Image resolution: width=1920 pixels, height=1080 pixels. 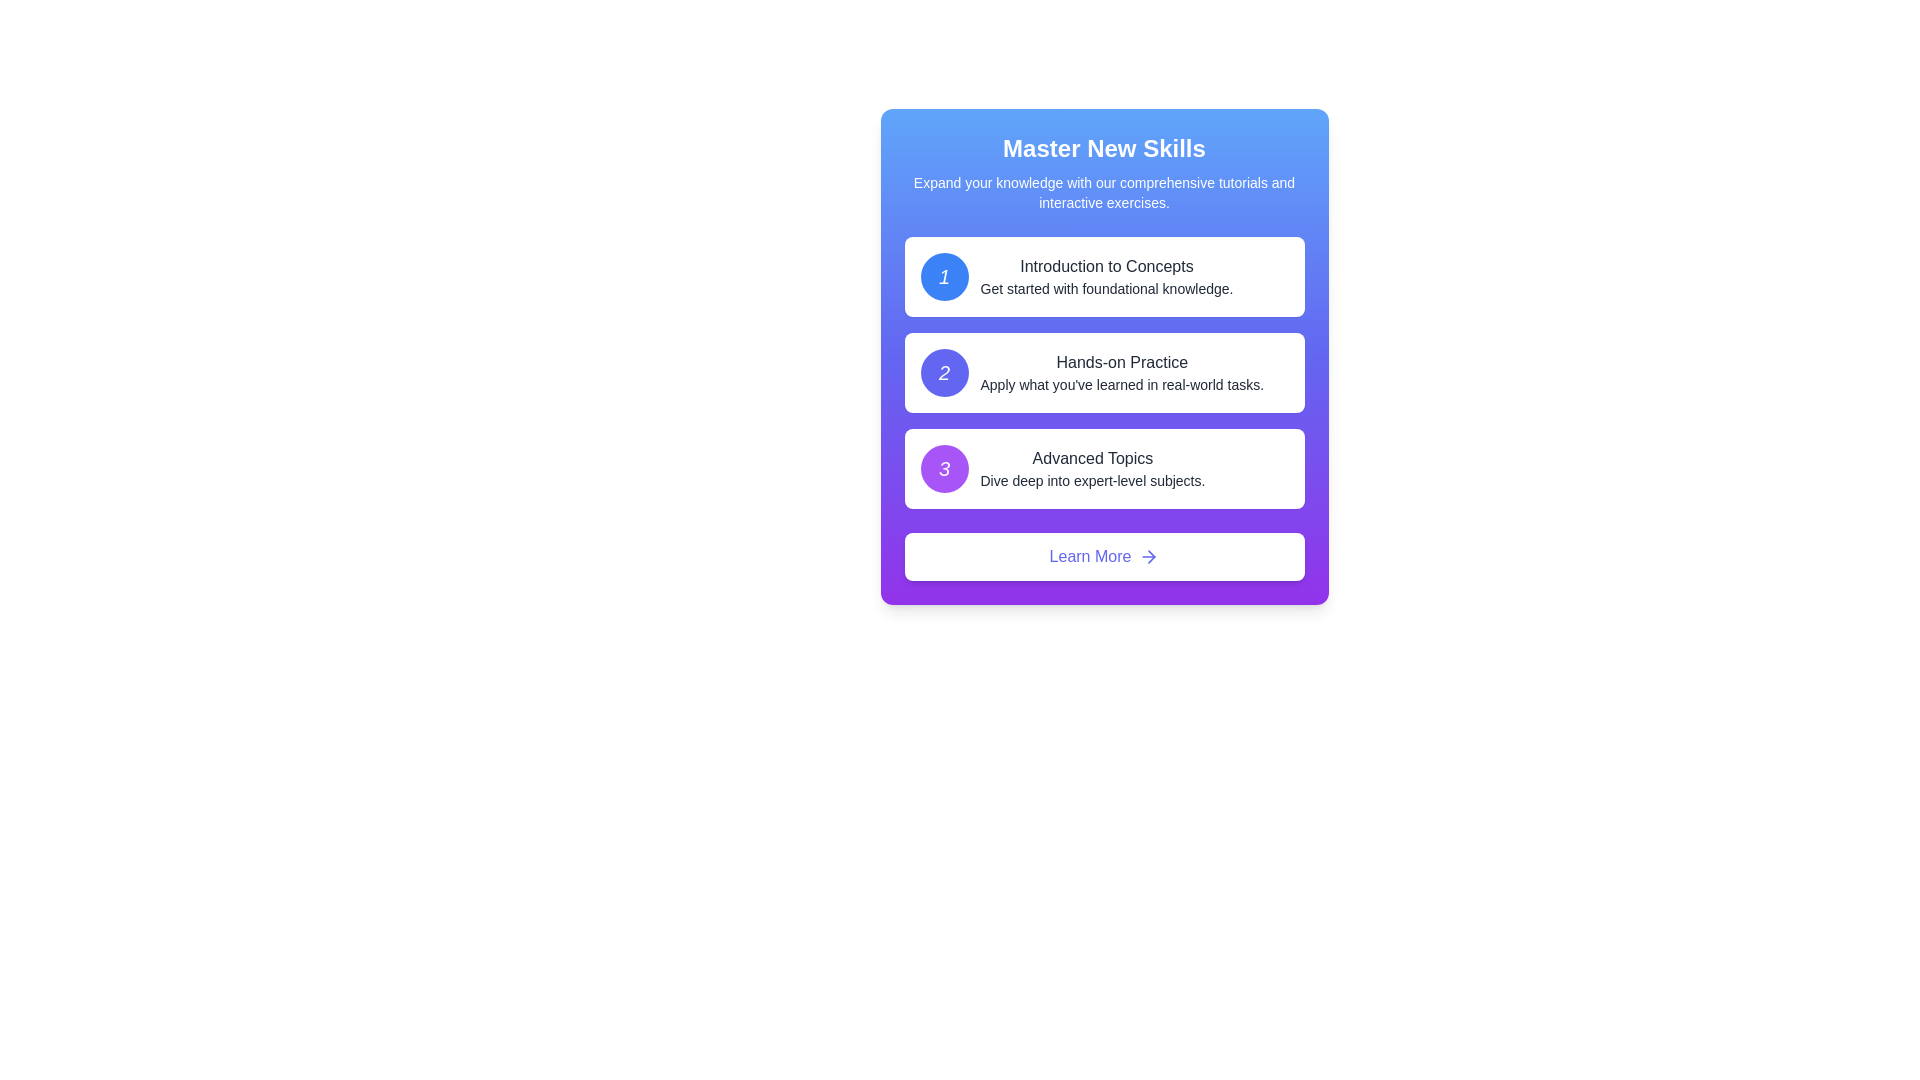 I want to click on the second circular indicator displaying the numeral '2', which serves as a visual indicator in the list of options, so click(x=943, y=373).